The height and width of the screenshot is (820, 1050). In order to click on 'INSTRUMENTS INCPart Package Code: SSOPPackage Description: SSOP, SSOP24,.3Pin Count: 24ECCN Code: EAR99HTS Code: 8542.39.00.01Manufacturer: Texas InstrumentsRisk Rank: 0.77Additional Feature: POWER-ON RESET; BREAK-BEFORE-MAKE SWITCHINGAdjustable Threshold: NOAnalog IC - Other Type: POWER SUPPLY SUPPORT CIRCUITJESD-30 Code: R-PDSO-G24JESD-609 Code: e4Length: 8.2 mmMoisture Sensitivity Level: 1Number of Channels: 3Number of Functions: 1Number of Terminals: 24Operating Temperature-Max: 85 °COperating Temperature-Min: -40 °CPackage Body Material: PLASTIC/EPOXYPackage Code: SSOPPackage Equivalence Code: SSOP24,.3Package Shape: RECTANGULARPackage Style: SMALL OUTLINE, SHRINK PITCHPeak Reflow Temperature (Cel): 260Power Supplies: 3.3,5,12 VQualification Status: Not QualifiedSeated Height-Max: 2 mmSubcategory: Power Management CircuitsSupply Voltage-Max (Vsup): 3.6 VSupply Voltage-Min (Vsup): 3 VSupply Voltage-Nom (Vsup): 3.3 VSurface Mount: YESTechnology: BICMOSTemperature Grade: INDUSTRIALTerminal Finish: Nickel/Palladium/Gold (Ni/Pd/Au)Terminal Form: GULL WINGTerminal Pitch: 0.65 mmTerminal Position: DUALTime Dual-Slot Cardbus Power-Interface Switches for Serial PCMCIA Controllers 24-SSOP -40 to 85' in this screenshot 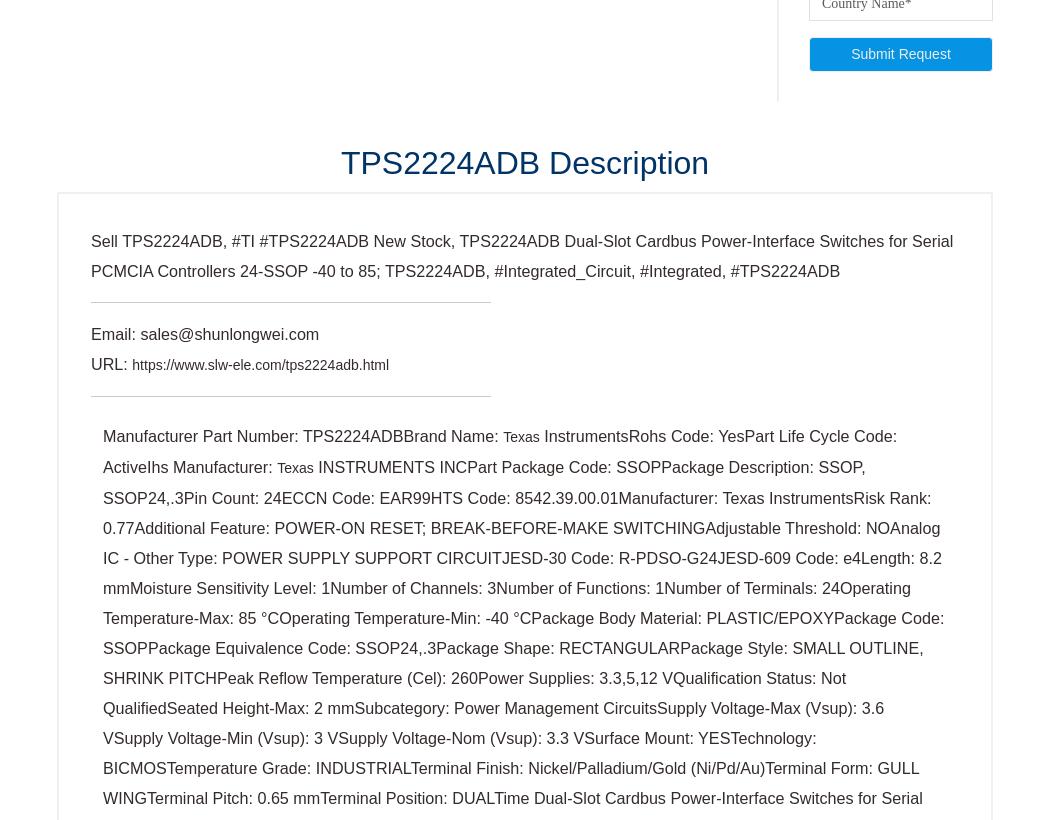, I will do `click(522, 217)`.